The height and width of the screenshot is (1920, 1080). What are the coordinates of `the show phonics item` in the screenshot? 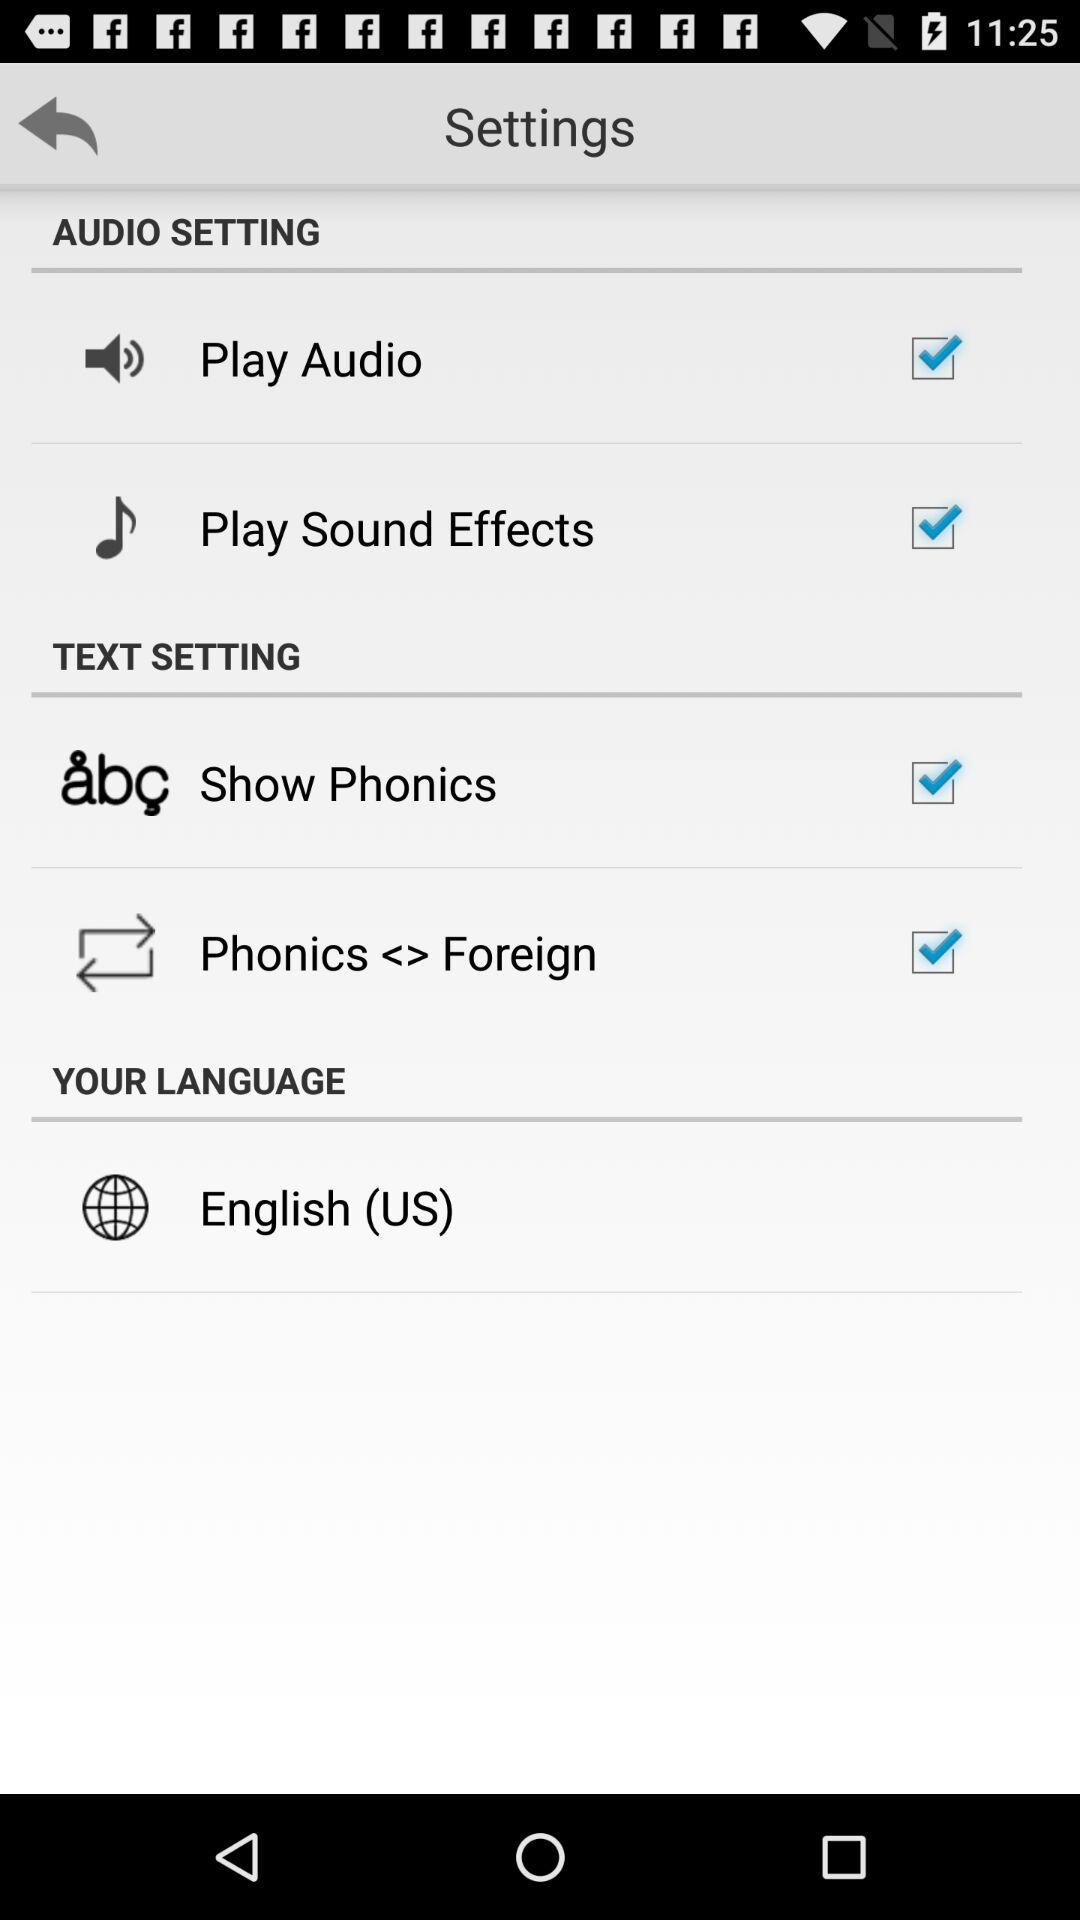 It's located at (347, 781).